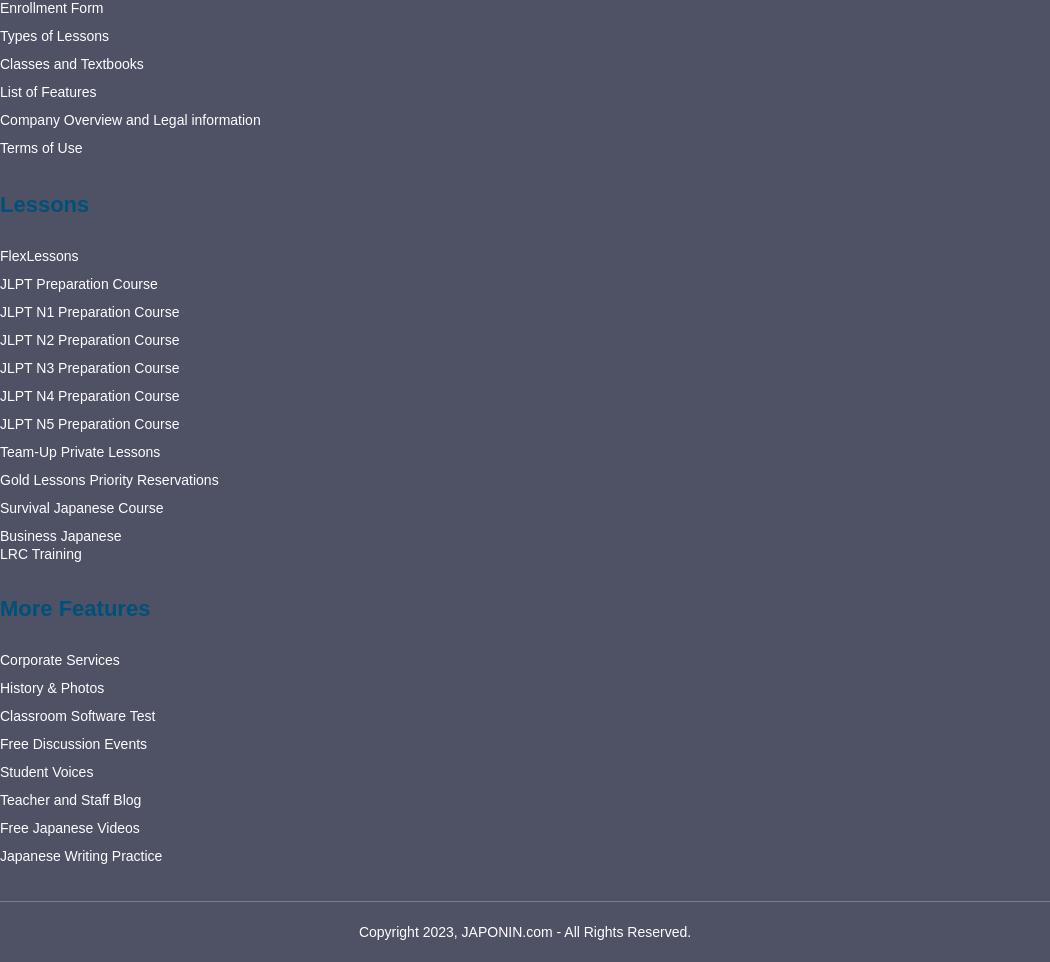 The image size is (1050, 962). Describe the element at coordinates (68, 827) in the screenshot. I see `'Free Japanese Videos'` at that location.